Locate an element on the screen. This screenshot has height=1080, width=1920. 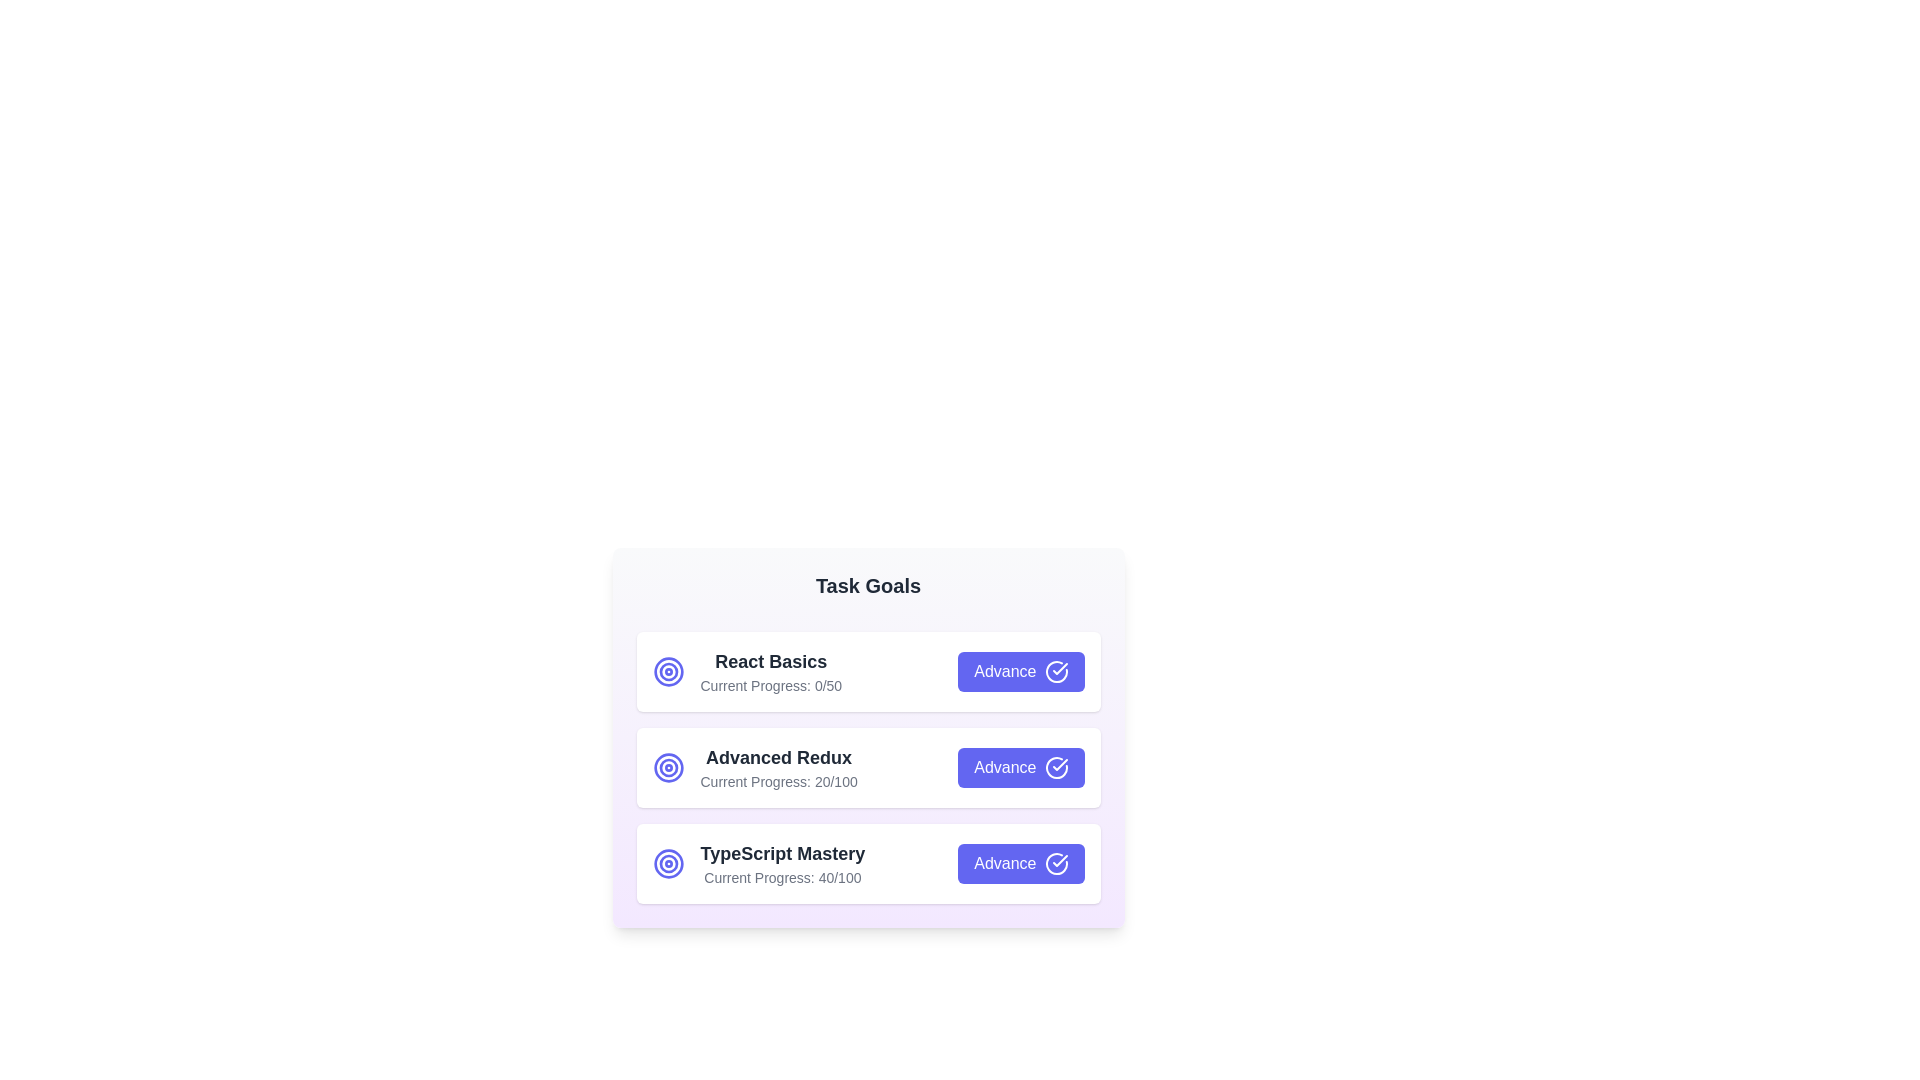
the composite text element displaying the title and progress information of the 'Advanced Redux' task is located at coordinates (778, 766).